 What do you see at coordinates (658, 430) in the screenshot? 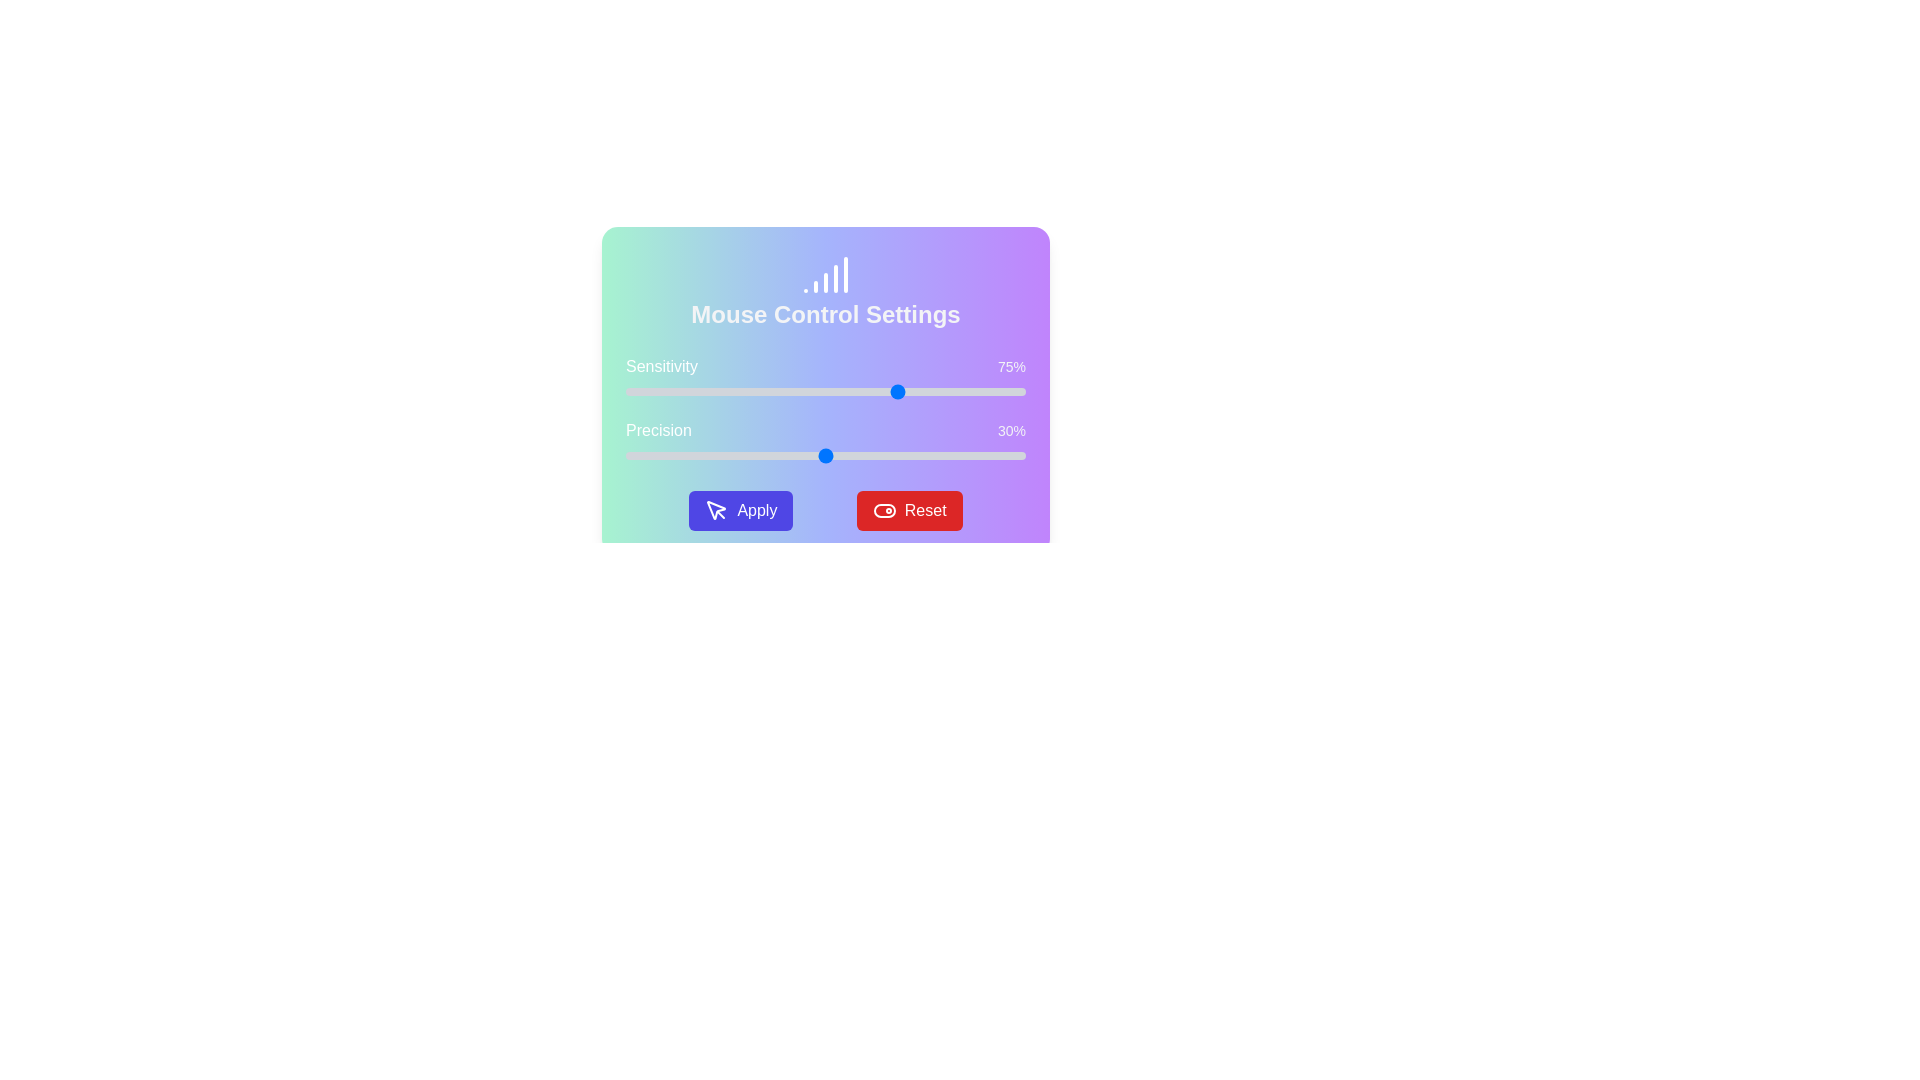
I see `the static text label displaying 'Precision', which features a medium-sized white font on a colorful gradient background, located in the settings panel for 'Mouse Control Settings'` at bounding box center [658, 430].